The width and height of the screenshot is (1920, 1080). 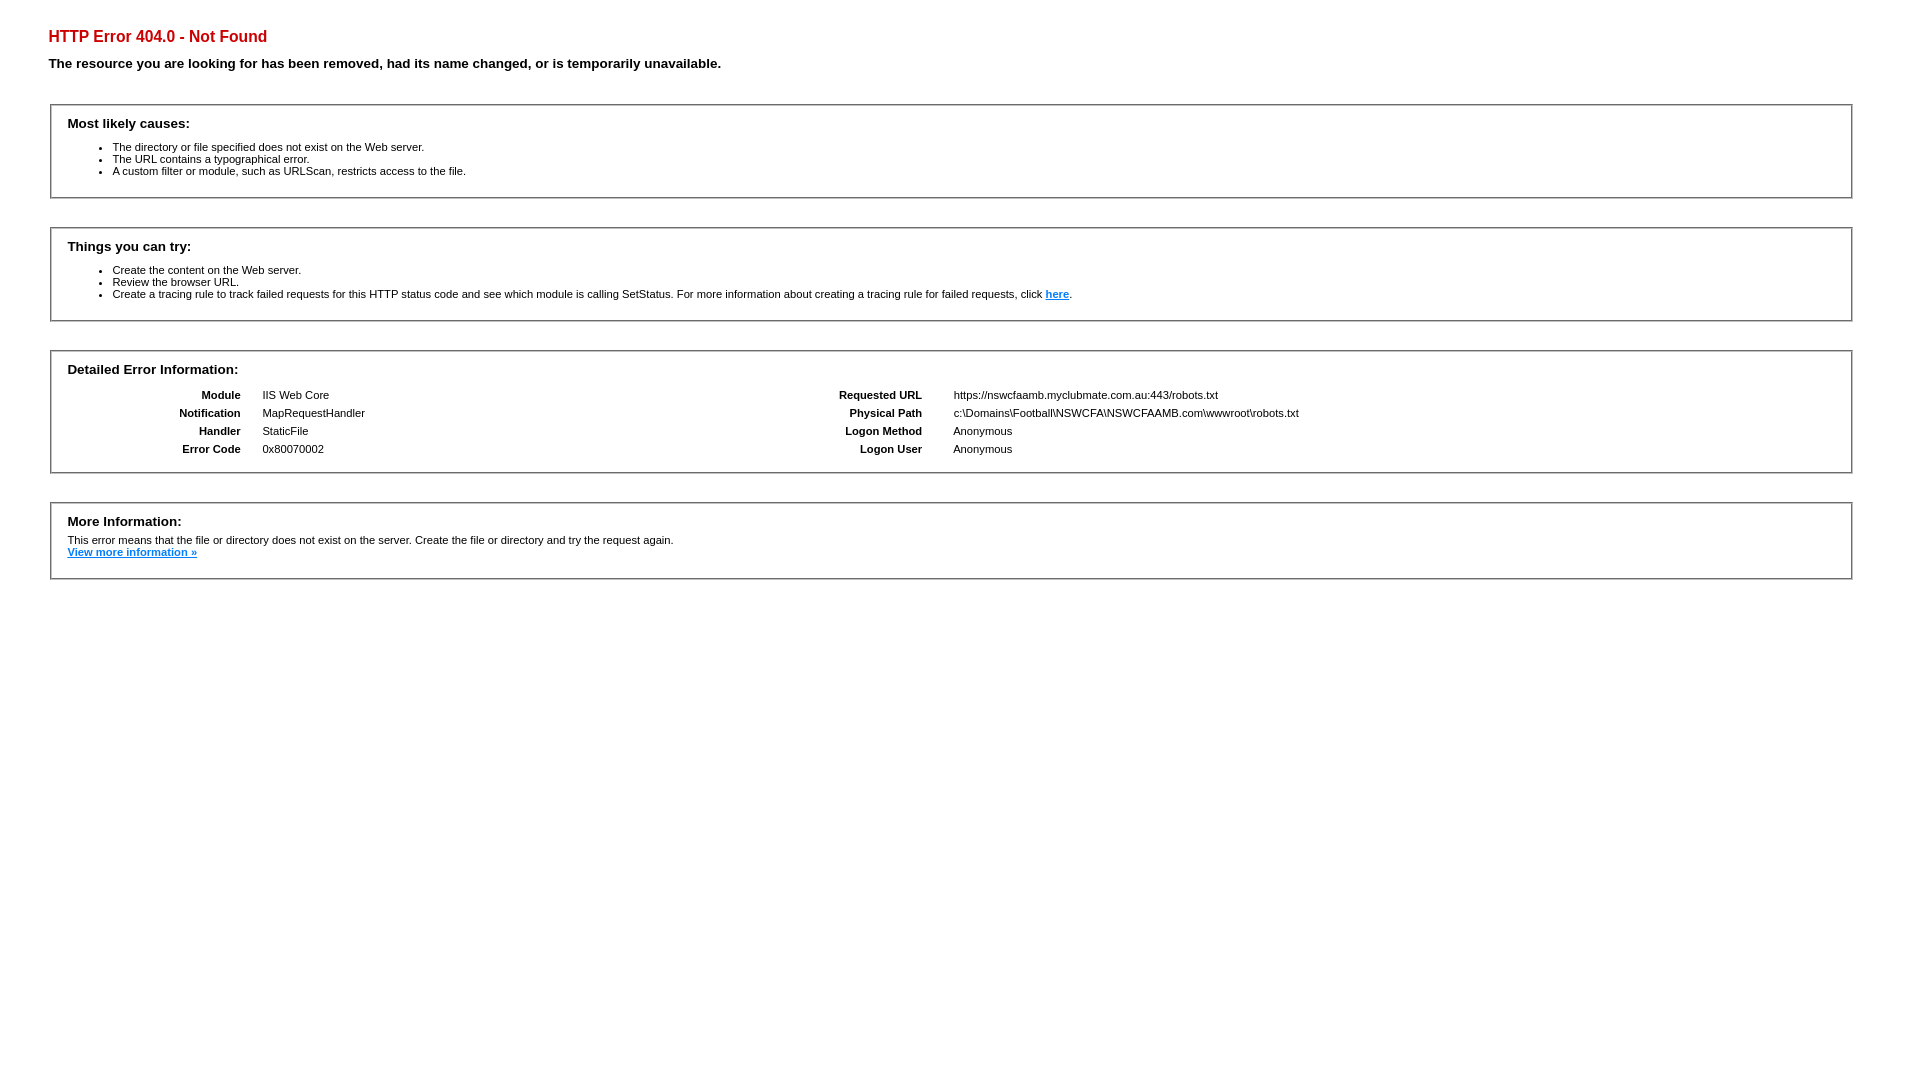 I want to click on 'here', so click(x=1056, y=293).